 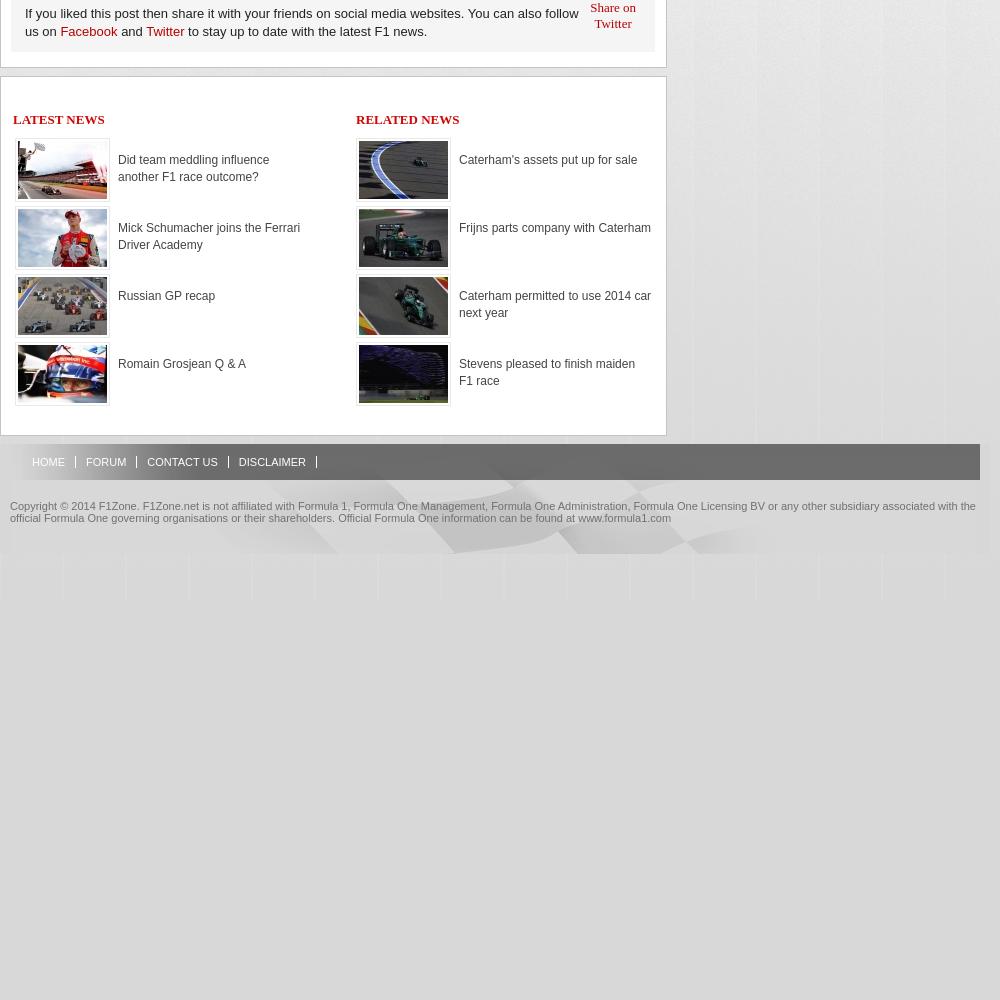 I want to click on 'Mick Schumacher joins the Ferrari Driver Academy', so click(x=208, y=235).